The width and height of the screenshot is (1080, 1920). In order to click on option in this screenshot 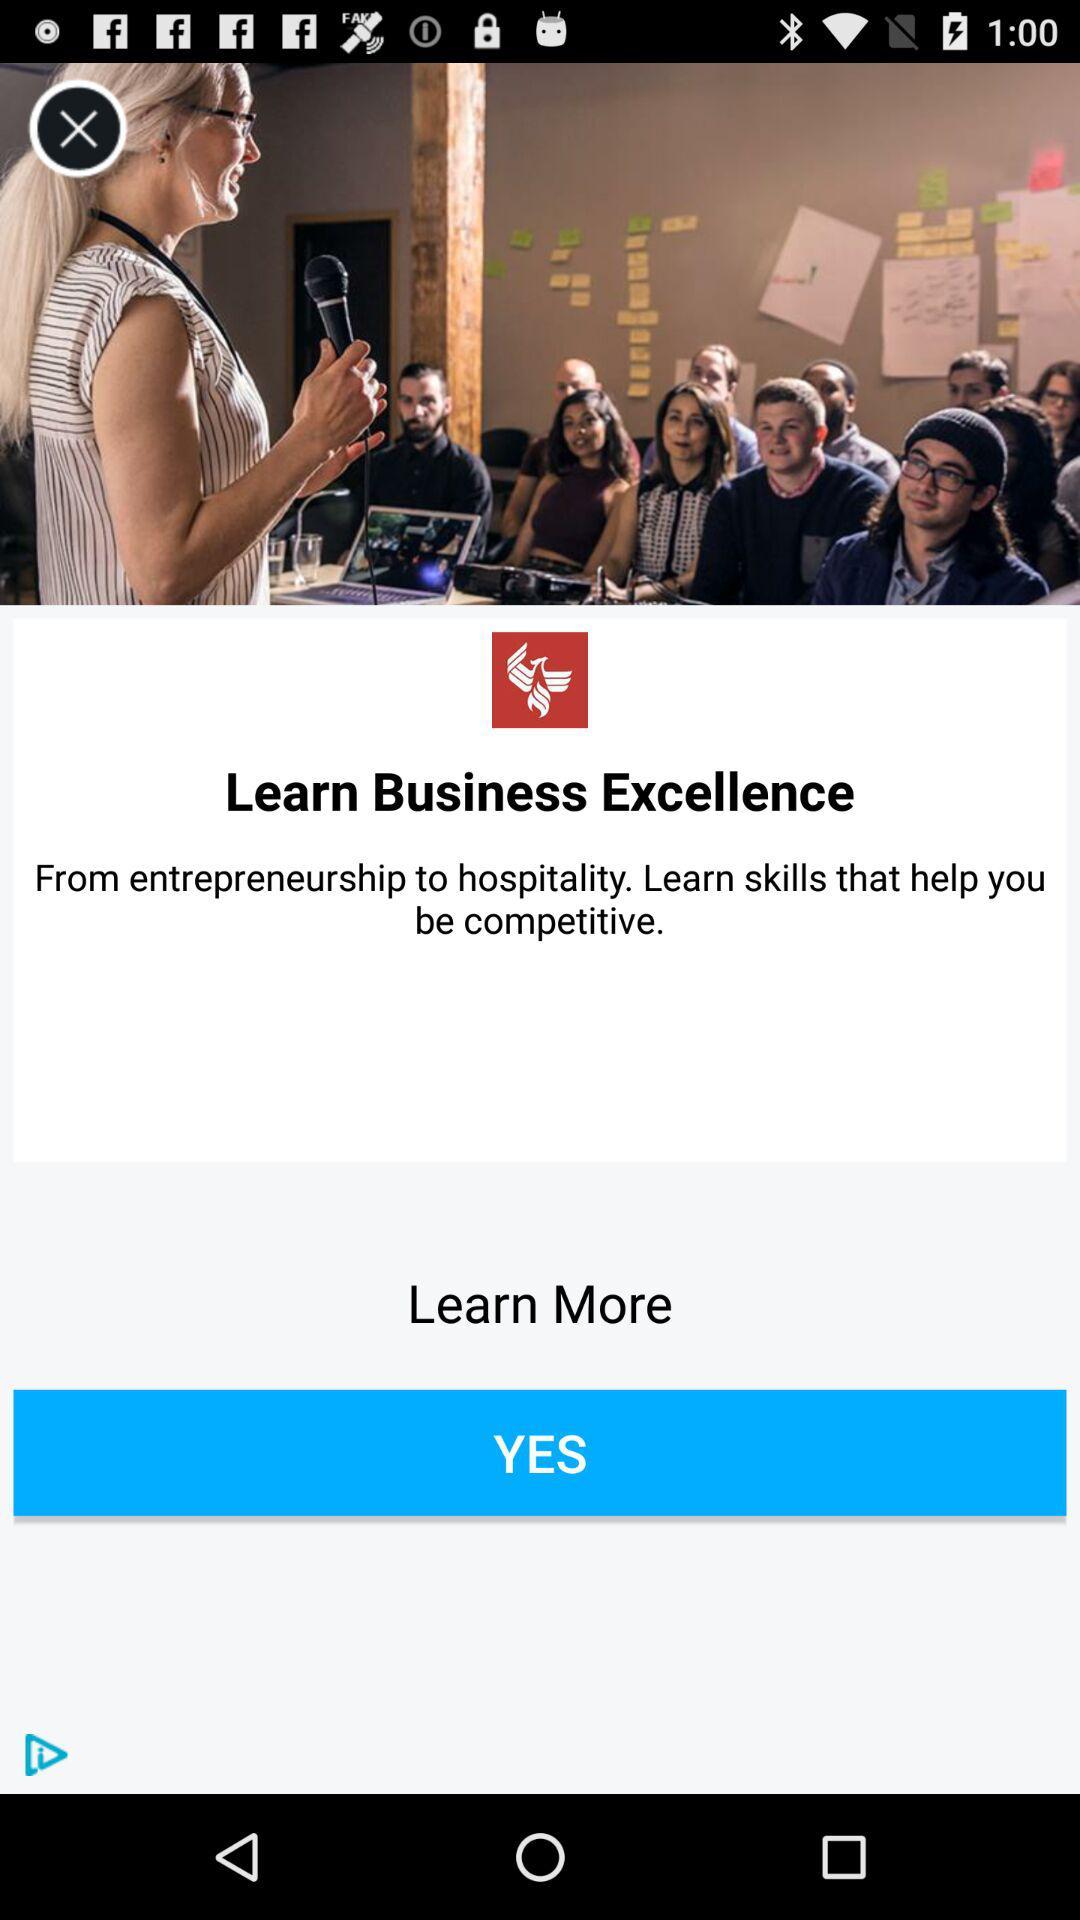, I will do `click(77, 128)`.